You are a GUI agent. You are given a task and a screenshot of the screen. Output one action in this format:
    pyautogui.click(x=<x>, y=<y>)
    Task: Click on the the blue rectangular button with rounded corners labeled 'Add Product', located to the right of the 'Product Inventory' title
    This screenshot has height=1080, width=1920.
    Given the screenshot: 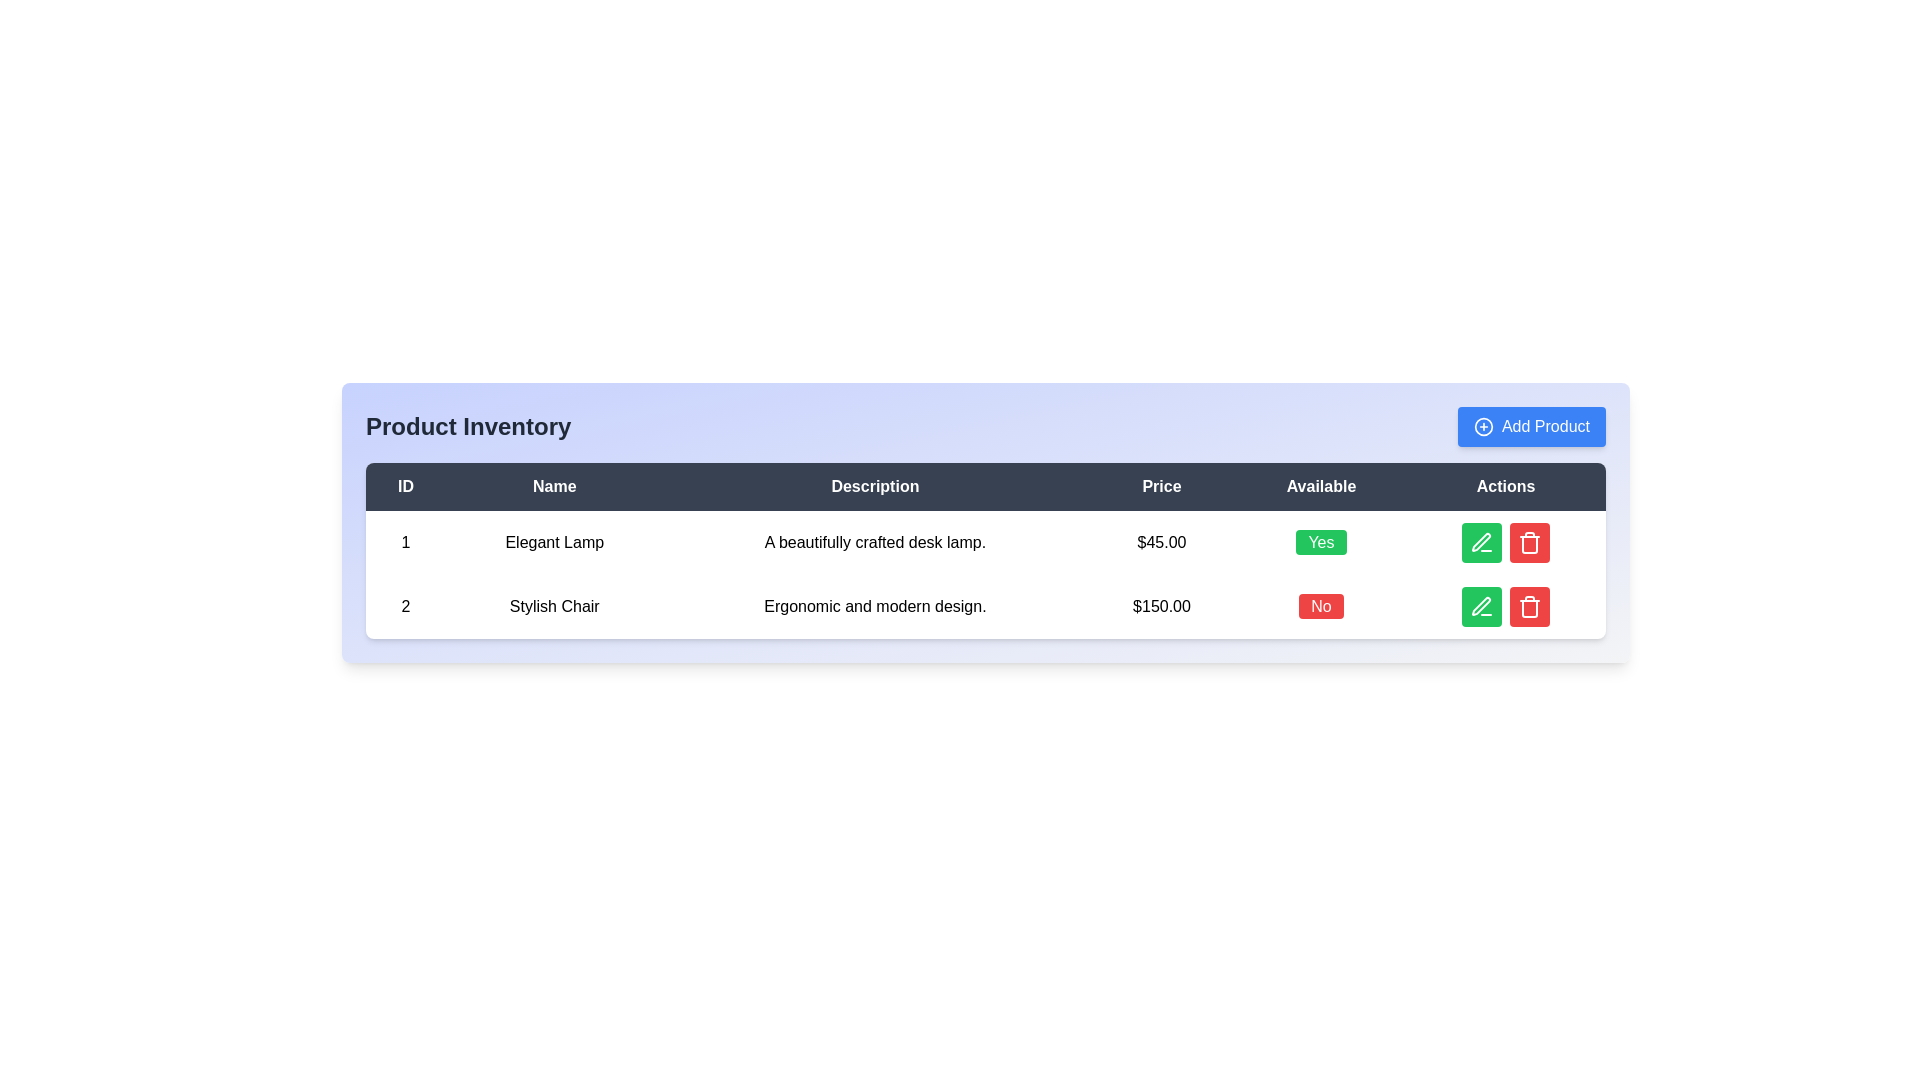 What is the action you would take?
    pyautogui.click(x=1530, y=426)
    